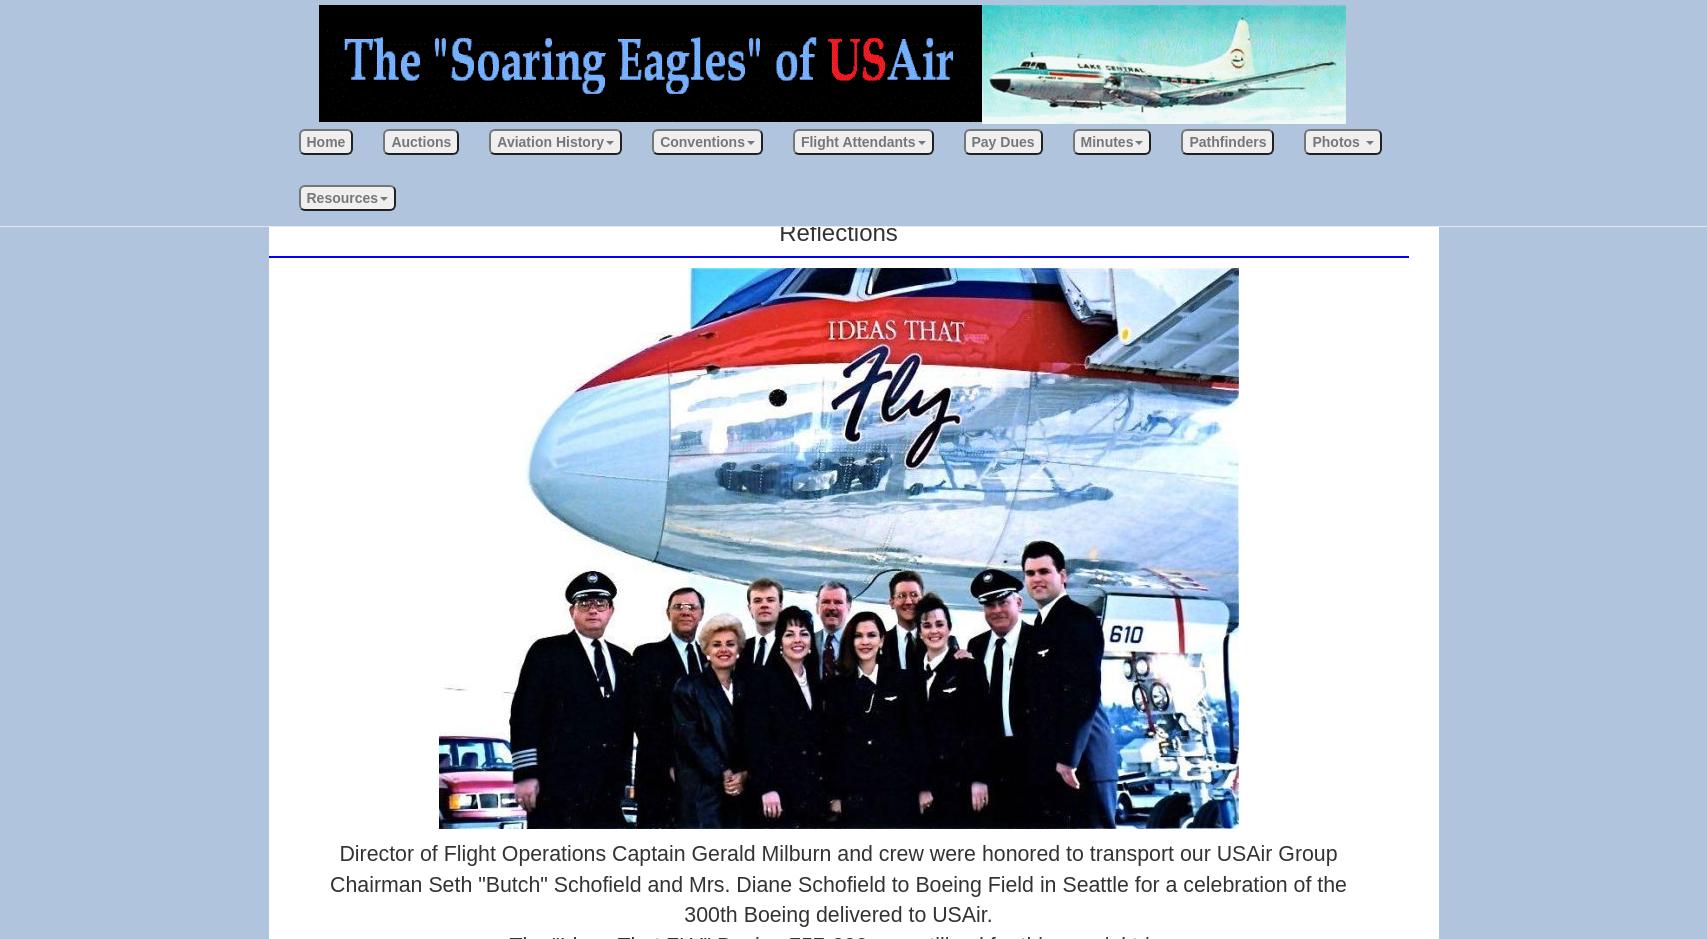 The width and height of the screenshot is (1707, 939). Describe the element at coordinates (659, 140) in the screenshot. I see `'Conventions'` at that location.